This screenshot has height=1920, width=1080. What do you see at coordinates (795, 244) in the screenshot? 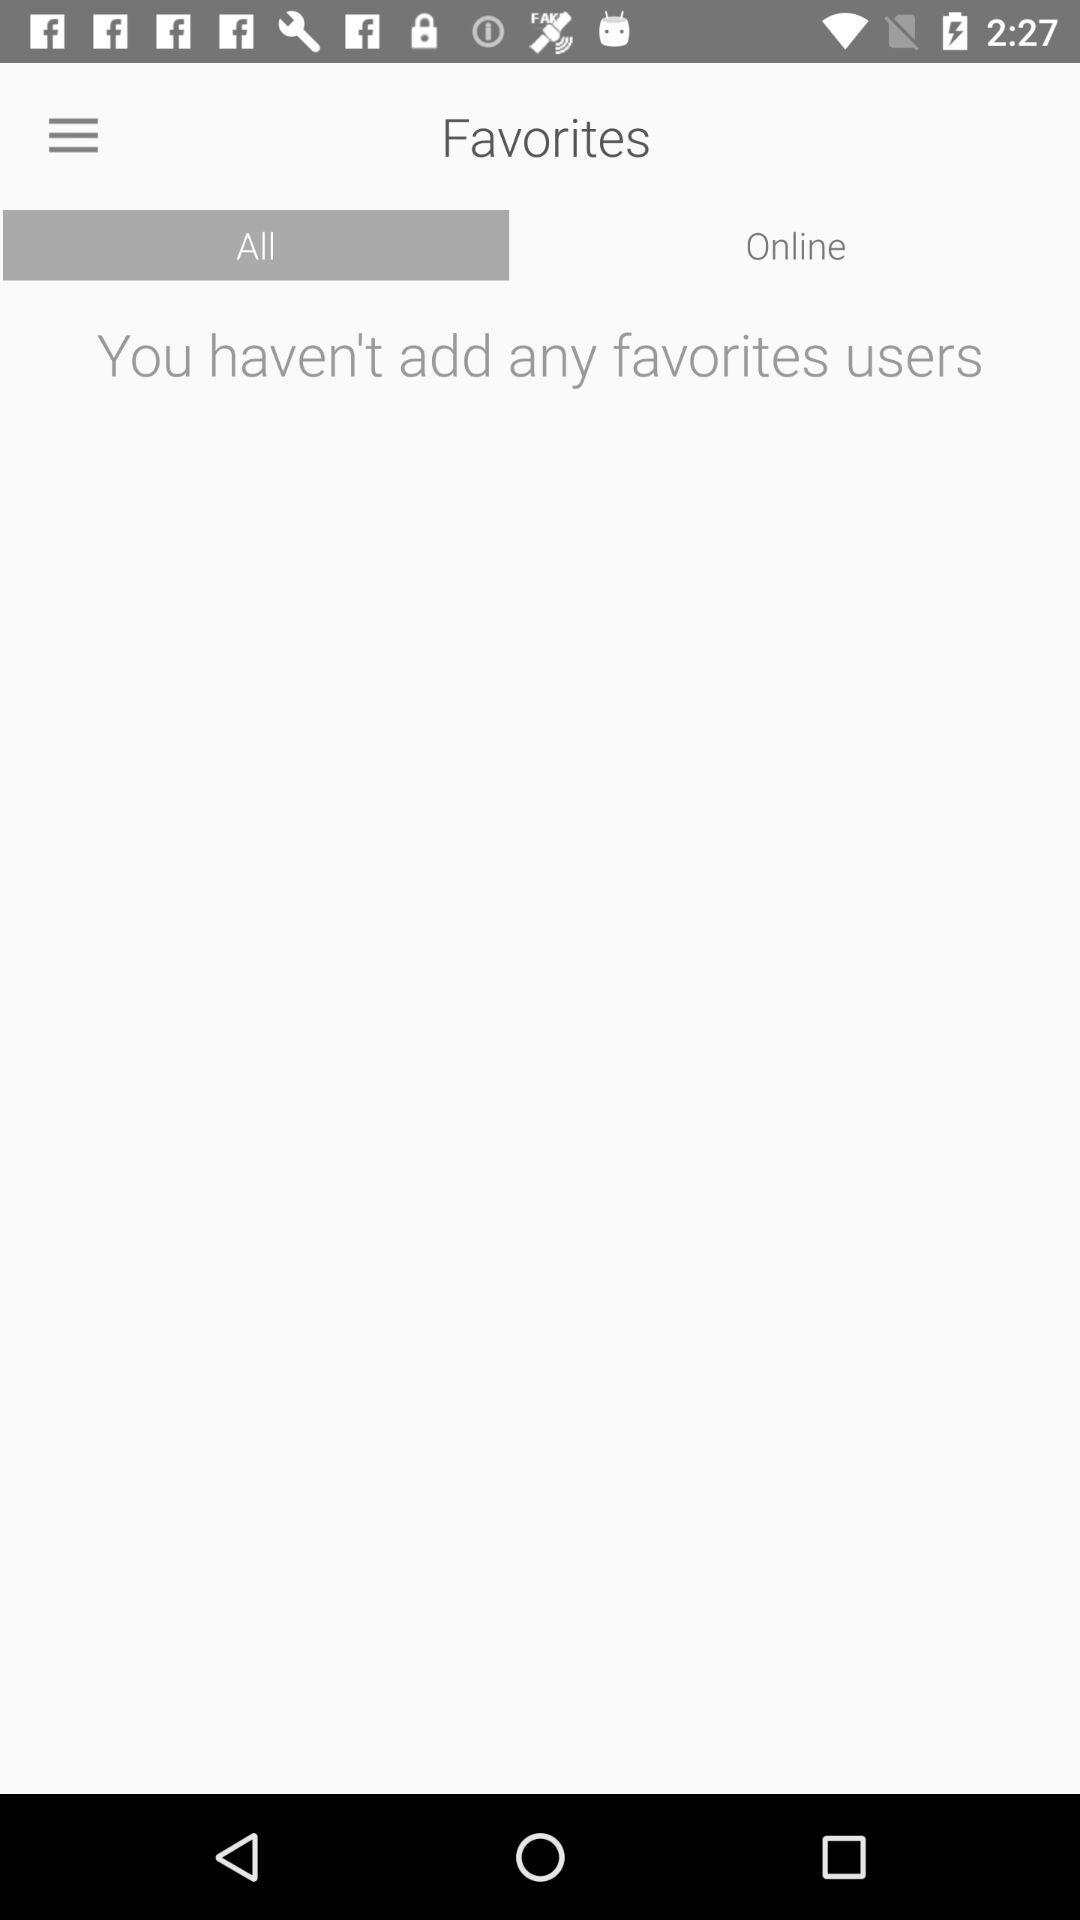
I see `the online item` at bounding box center [795, 244].